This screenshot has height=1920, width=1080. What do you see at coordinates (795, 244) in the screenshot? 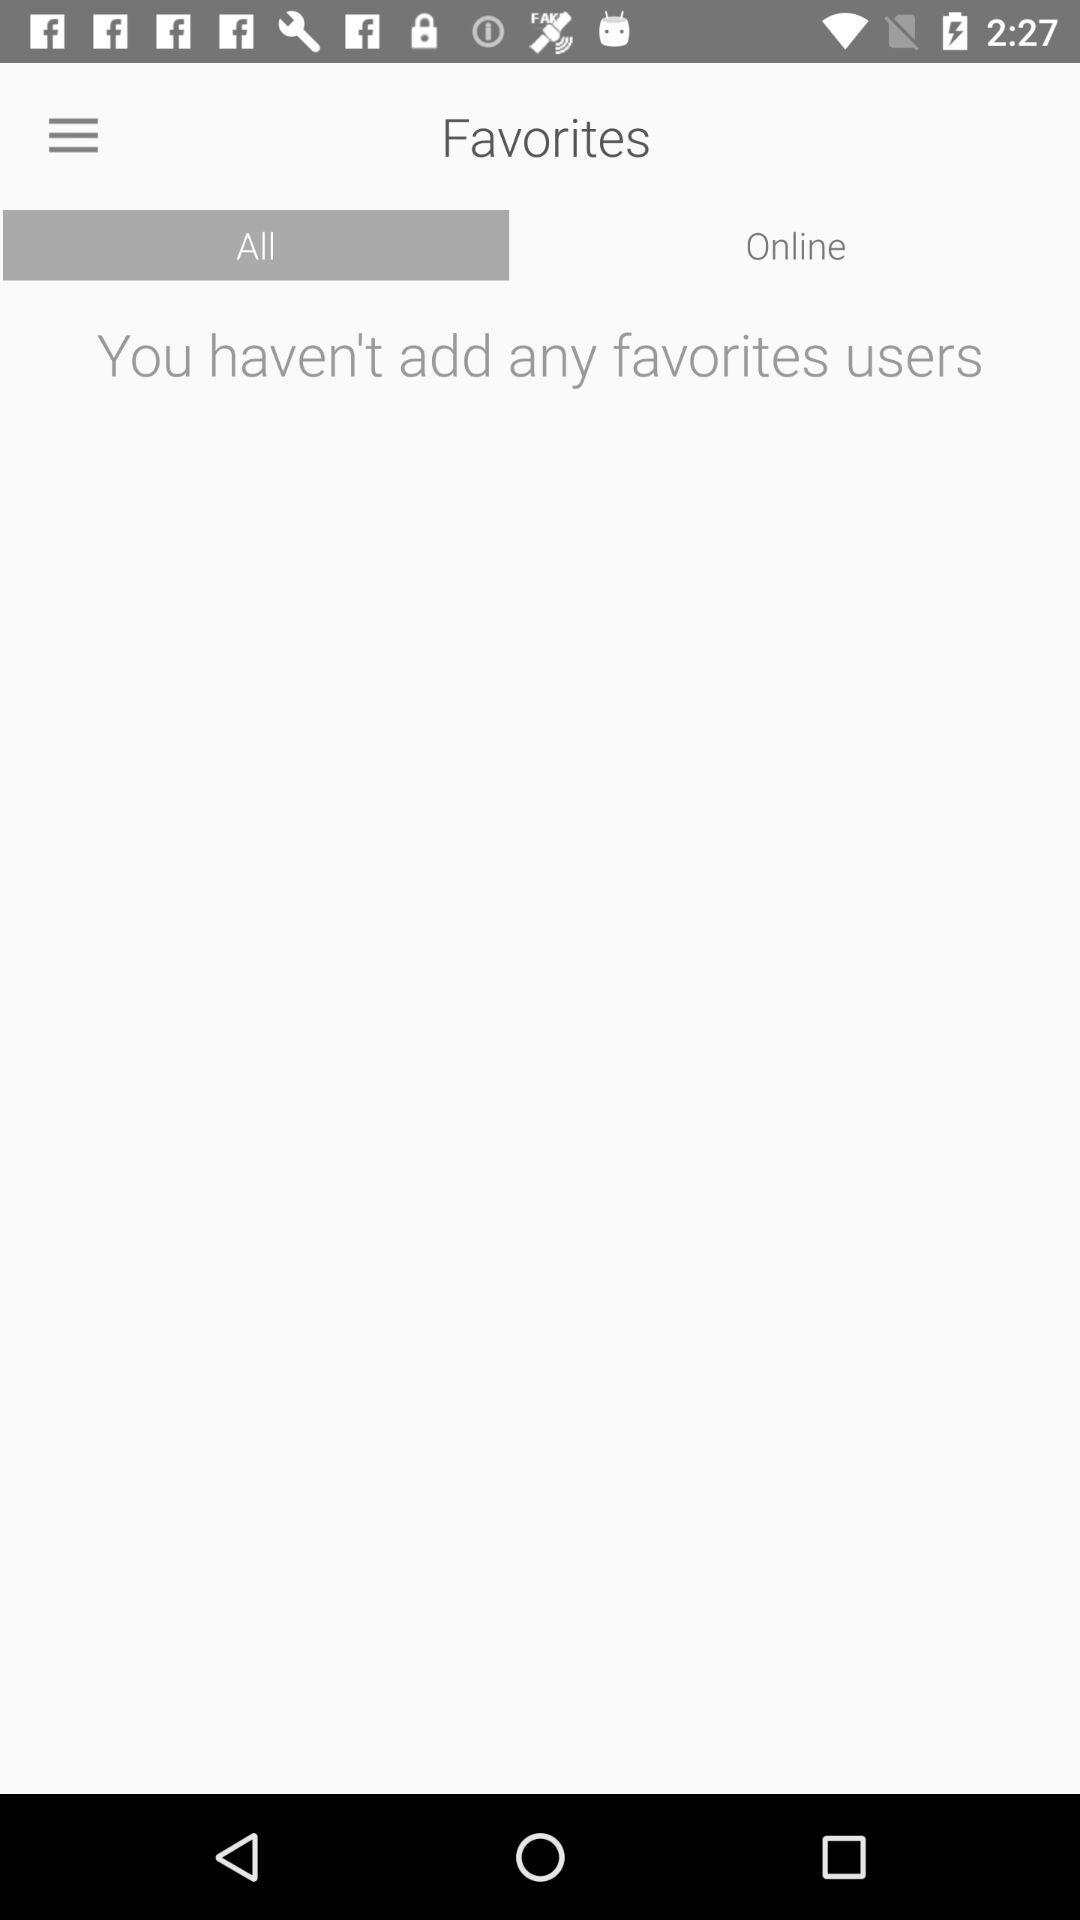
I see `the online item` at bounding box center [795, 244].